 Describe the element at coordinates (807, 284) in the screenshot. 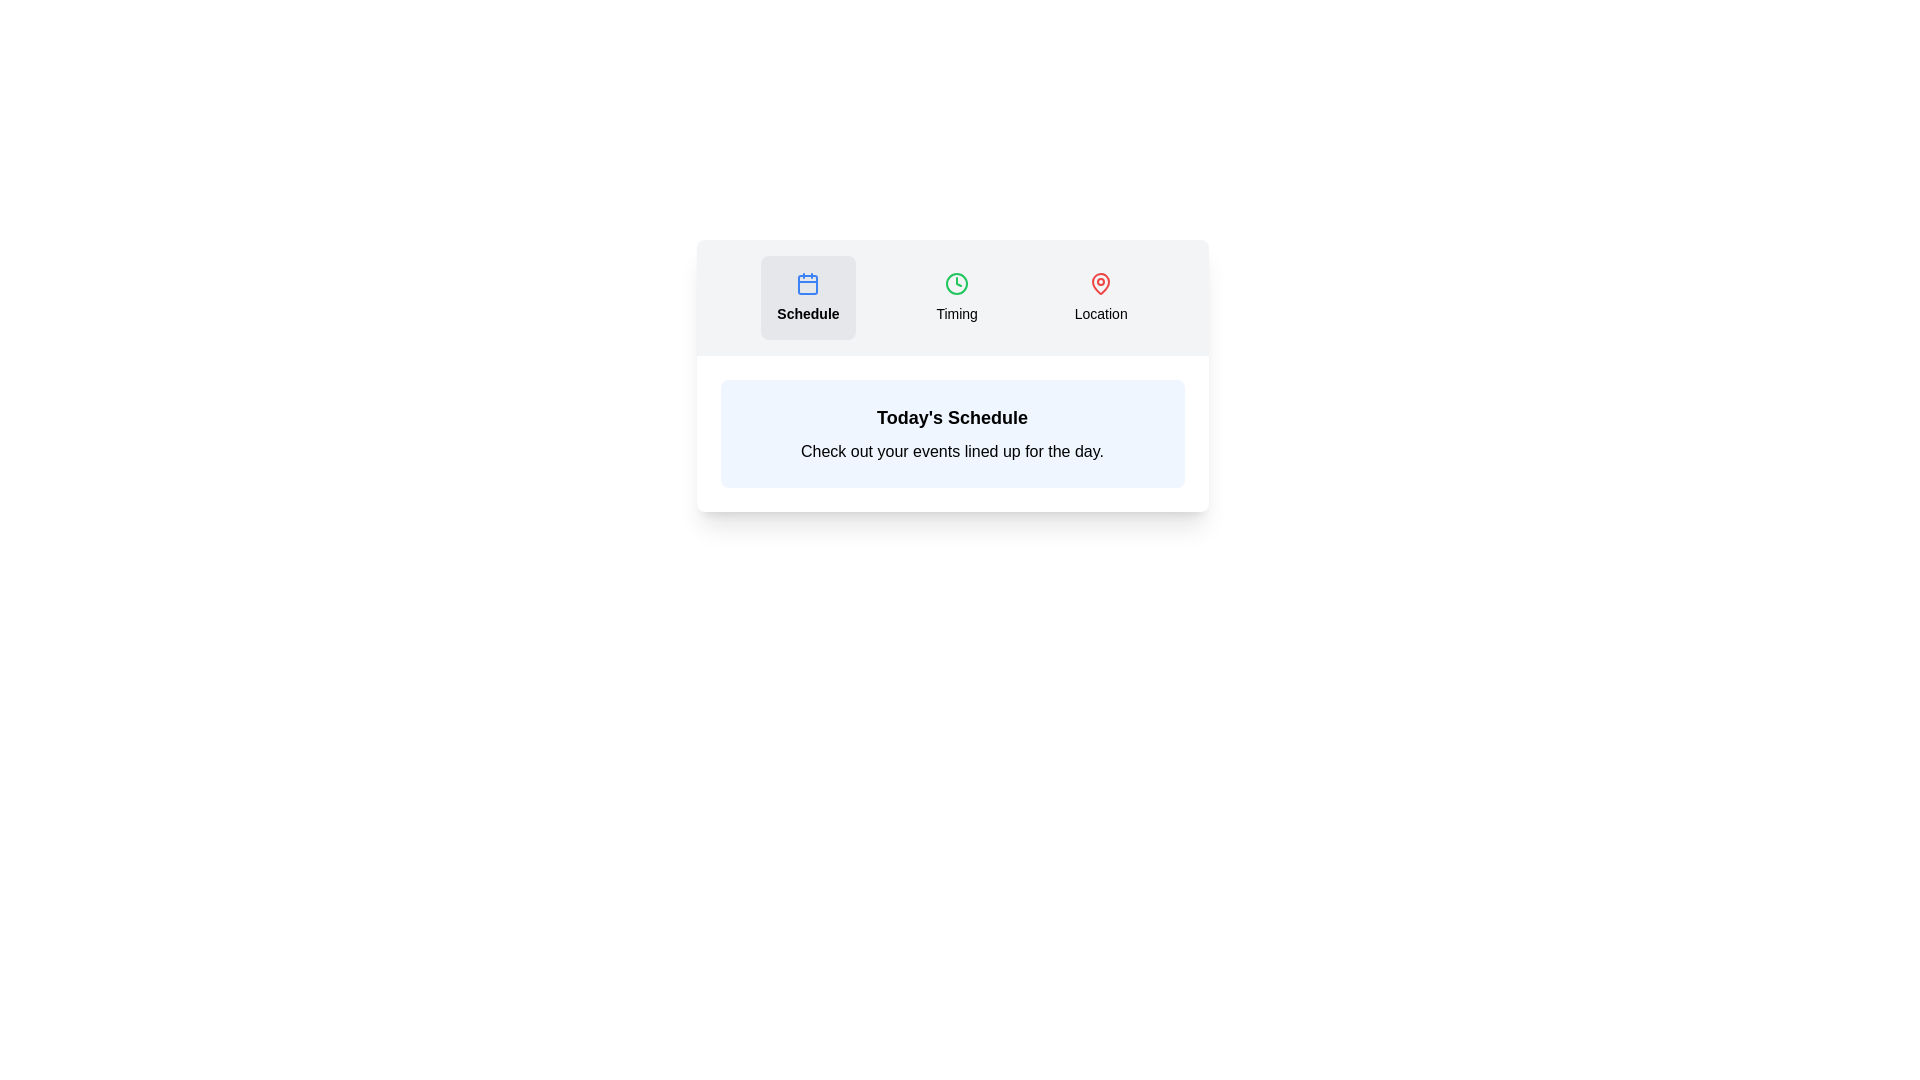

I see `the icon corresponding to the Schedule tab` at that location.